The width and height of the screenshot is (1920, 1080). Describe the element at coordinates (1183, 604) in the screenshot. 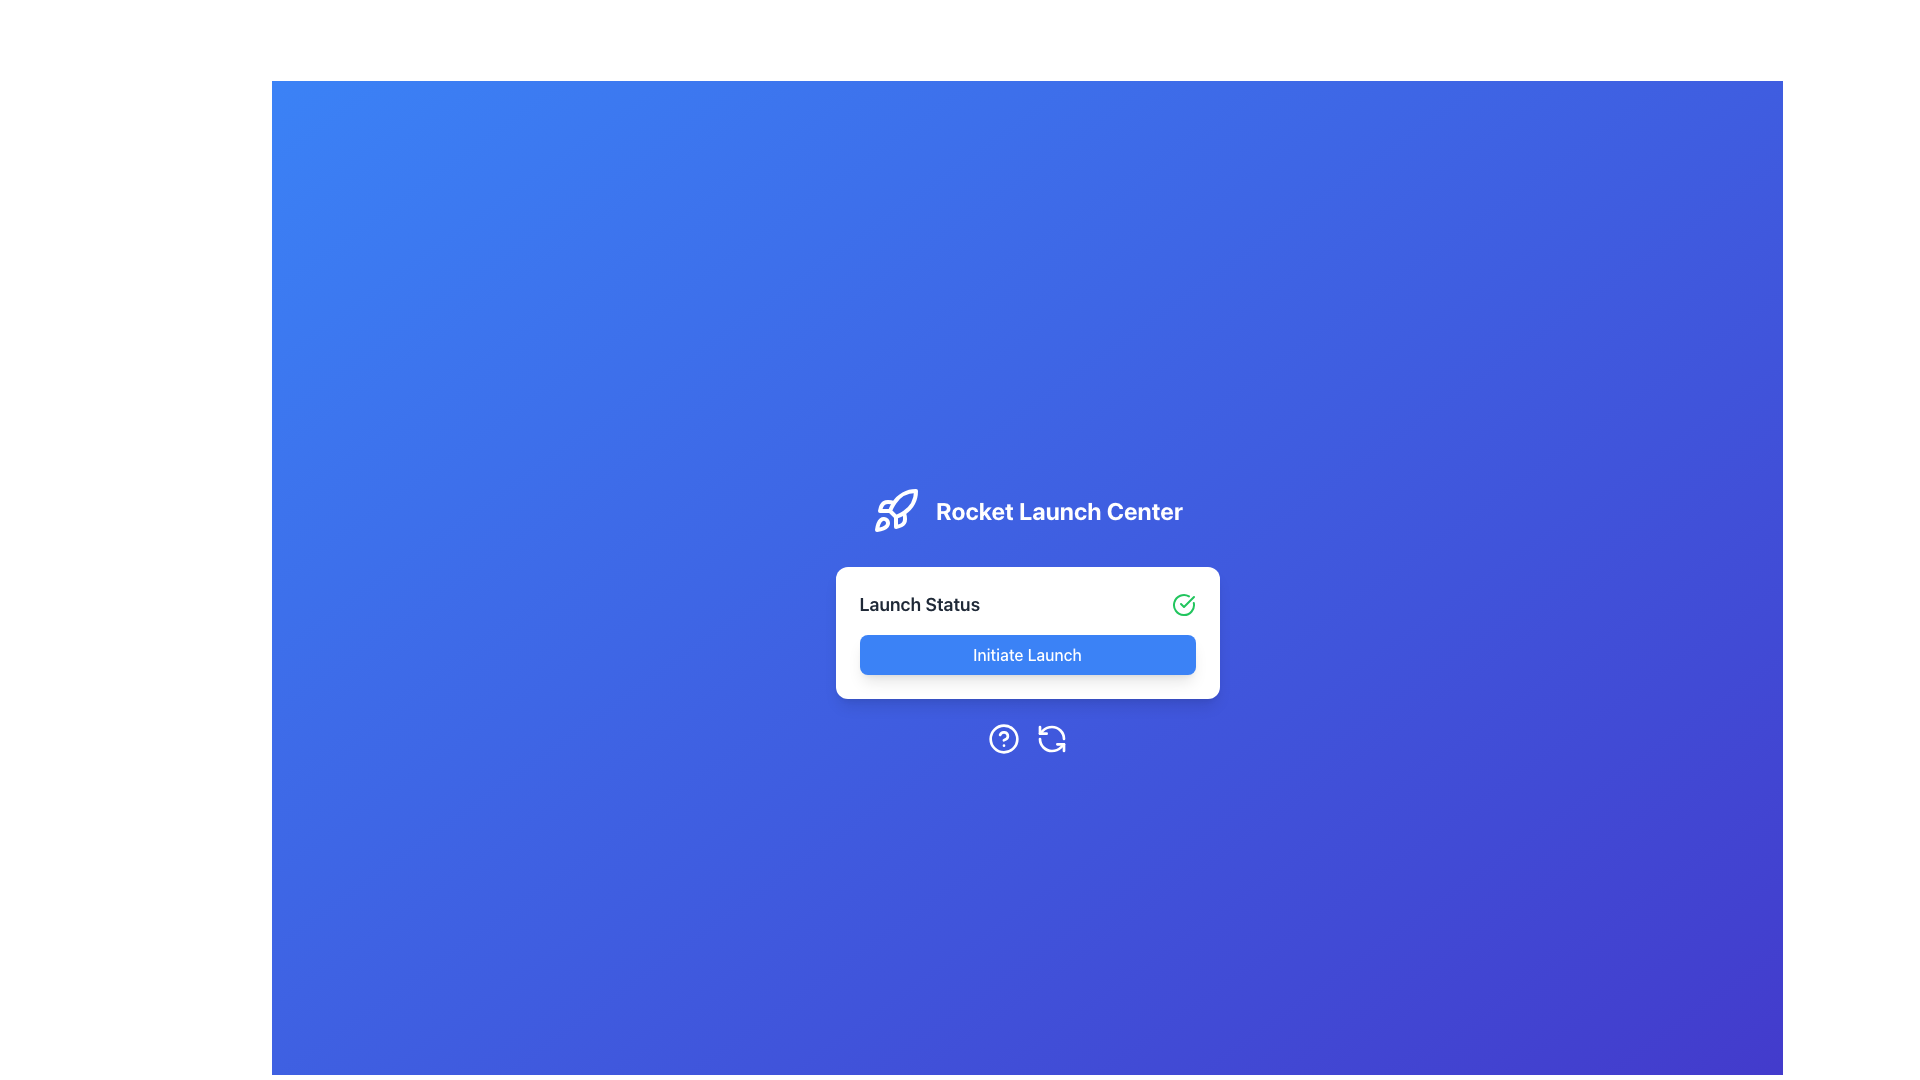

I see `the green checkmark icon inside a circle, which is positioned to the right of the 'Launch Status' text` at that location.